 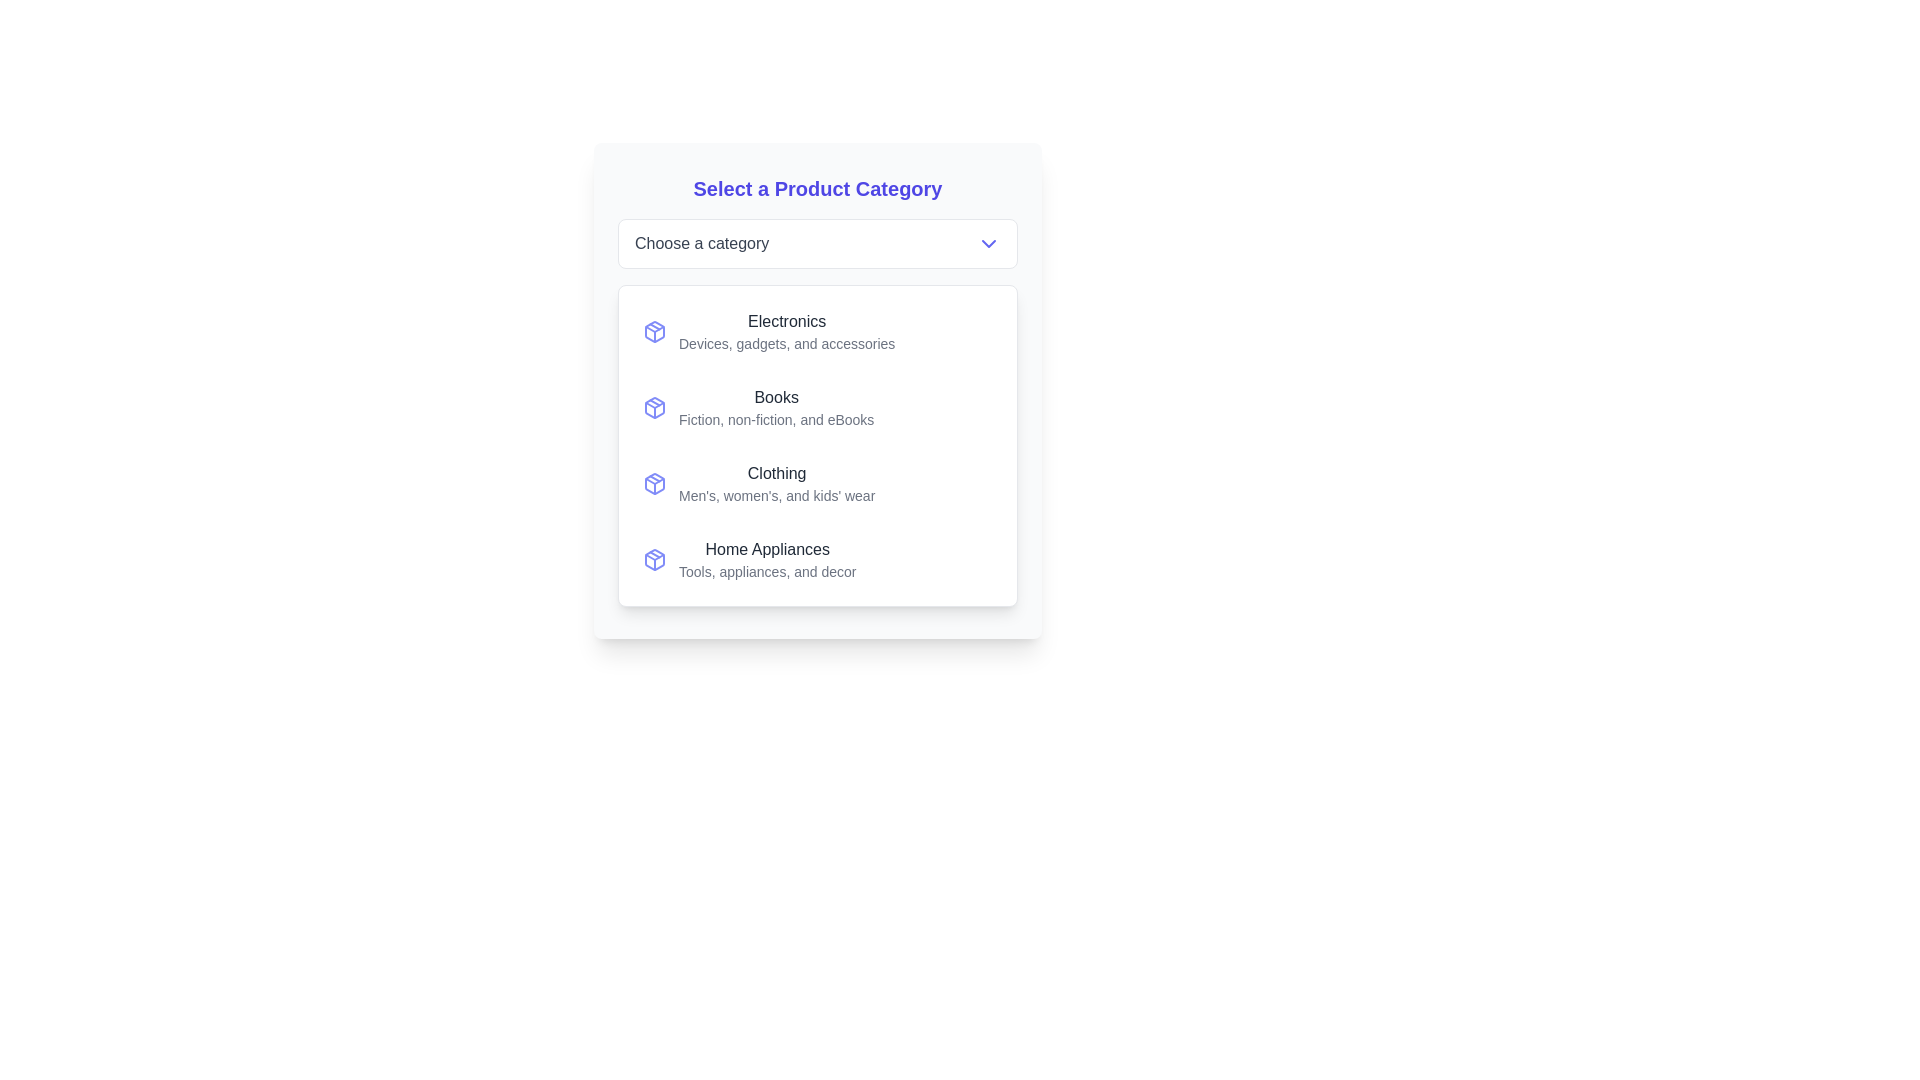 I want to click on the 'Home Appliances' category option, which is the fourth item in the vertical list within a white, rounded rectangle, so click(x=817, y=559).